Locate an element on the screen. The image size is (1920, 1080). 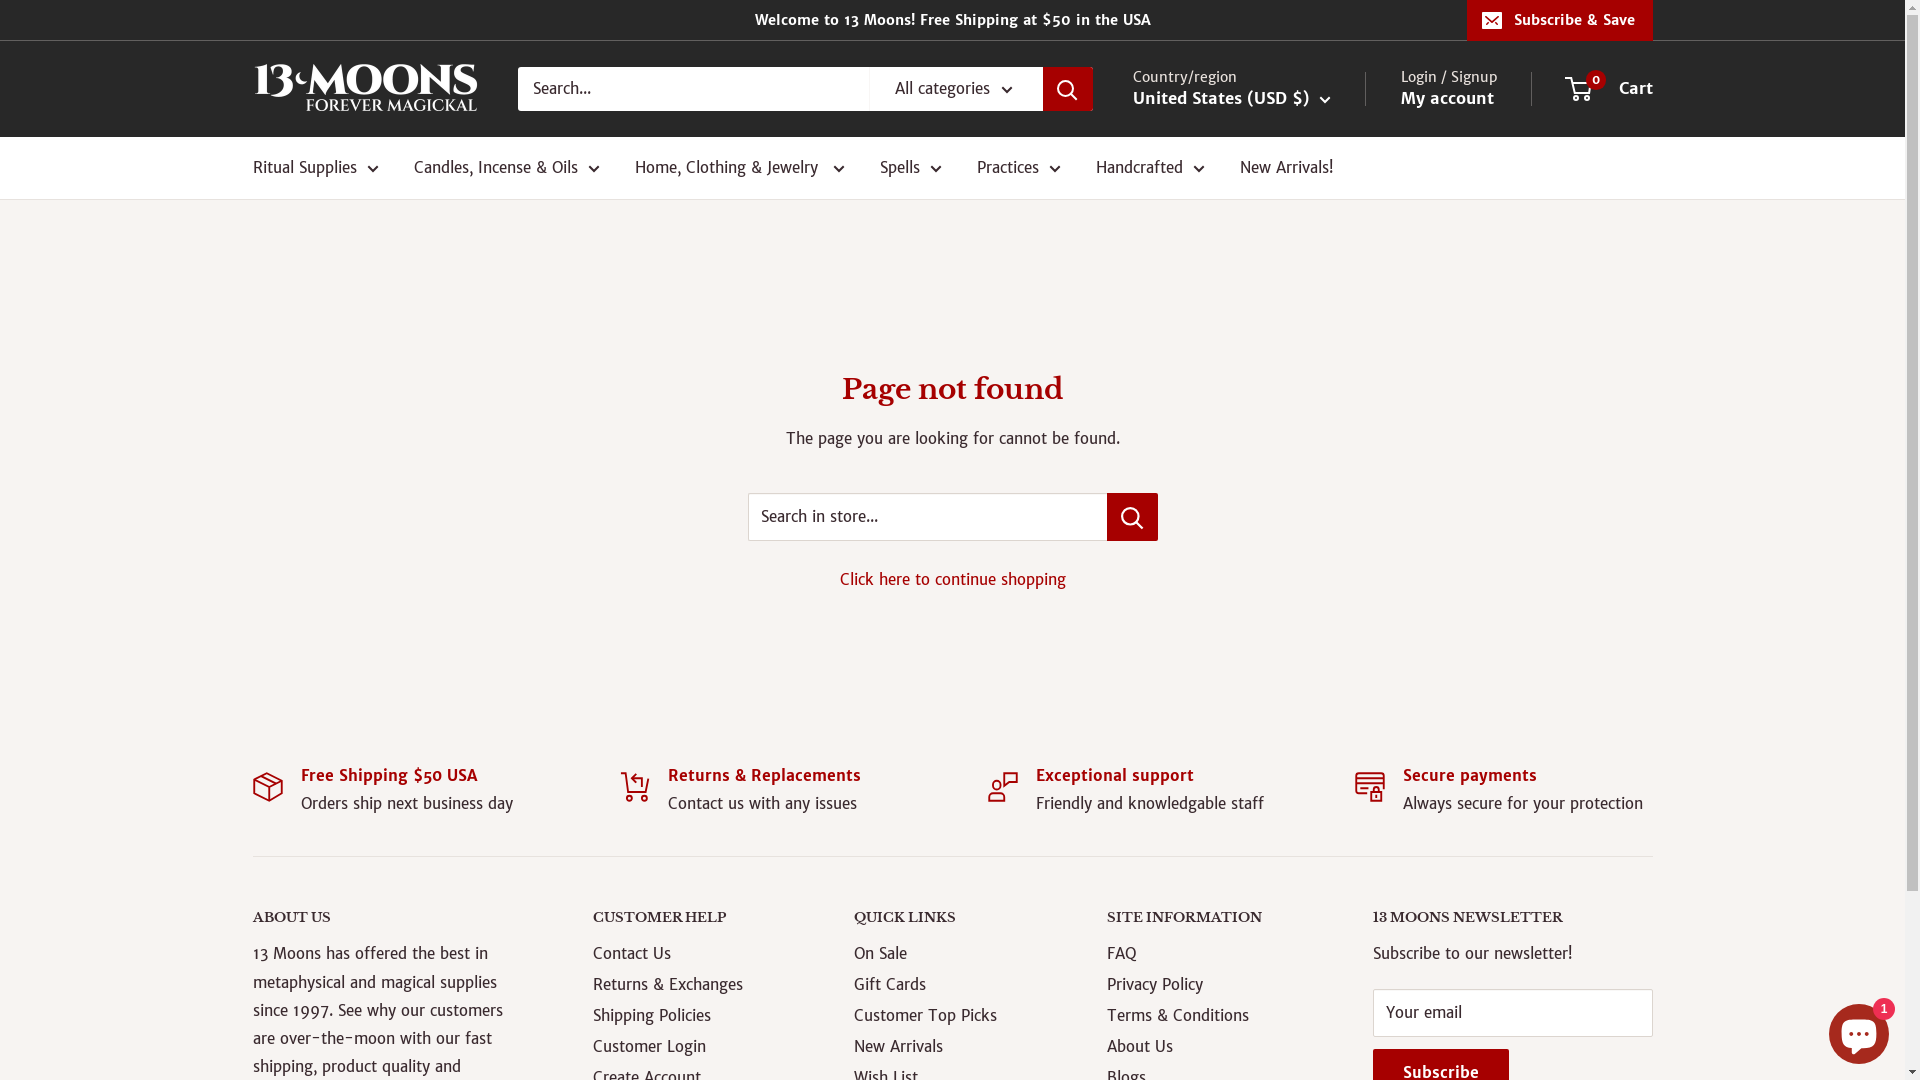
'My account' is located at coordinates (1446, 99).